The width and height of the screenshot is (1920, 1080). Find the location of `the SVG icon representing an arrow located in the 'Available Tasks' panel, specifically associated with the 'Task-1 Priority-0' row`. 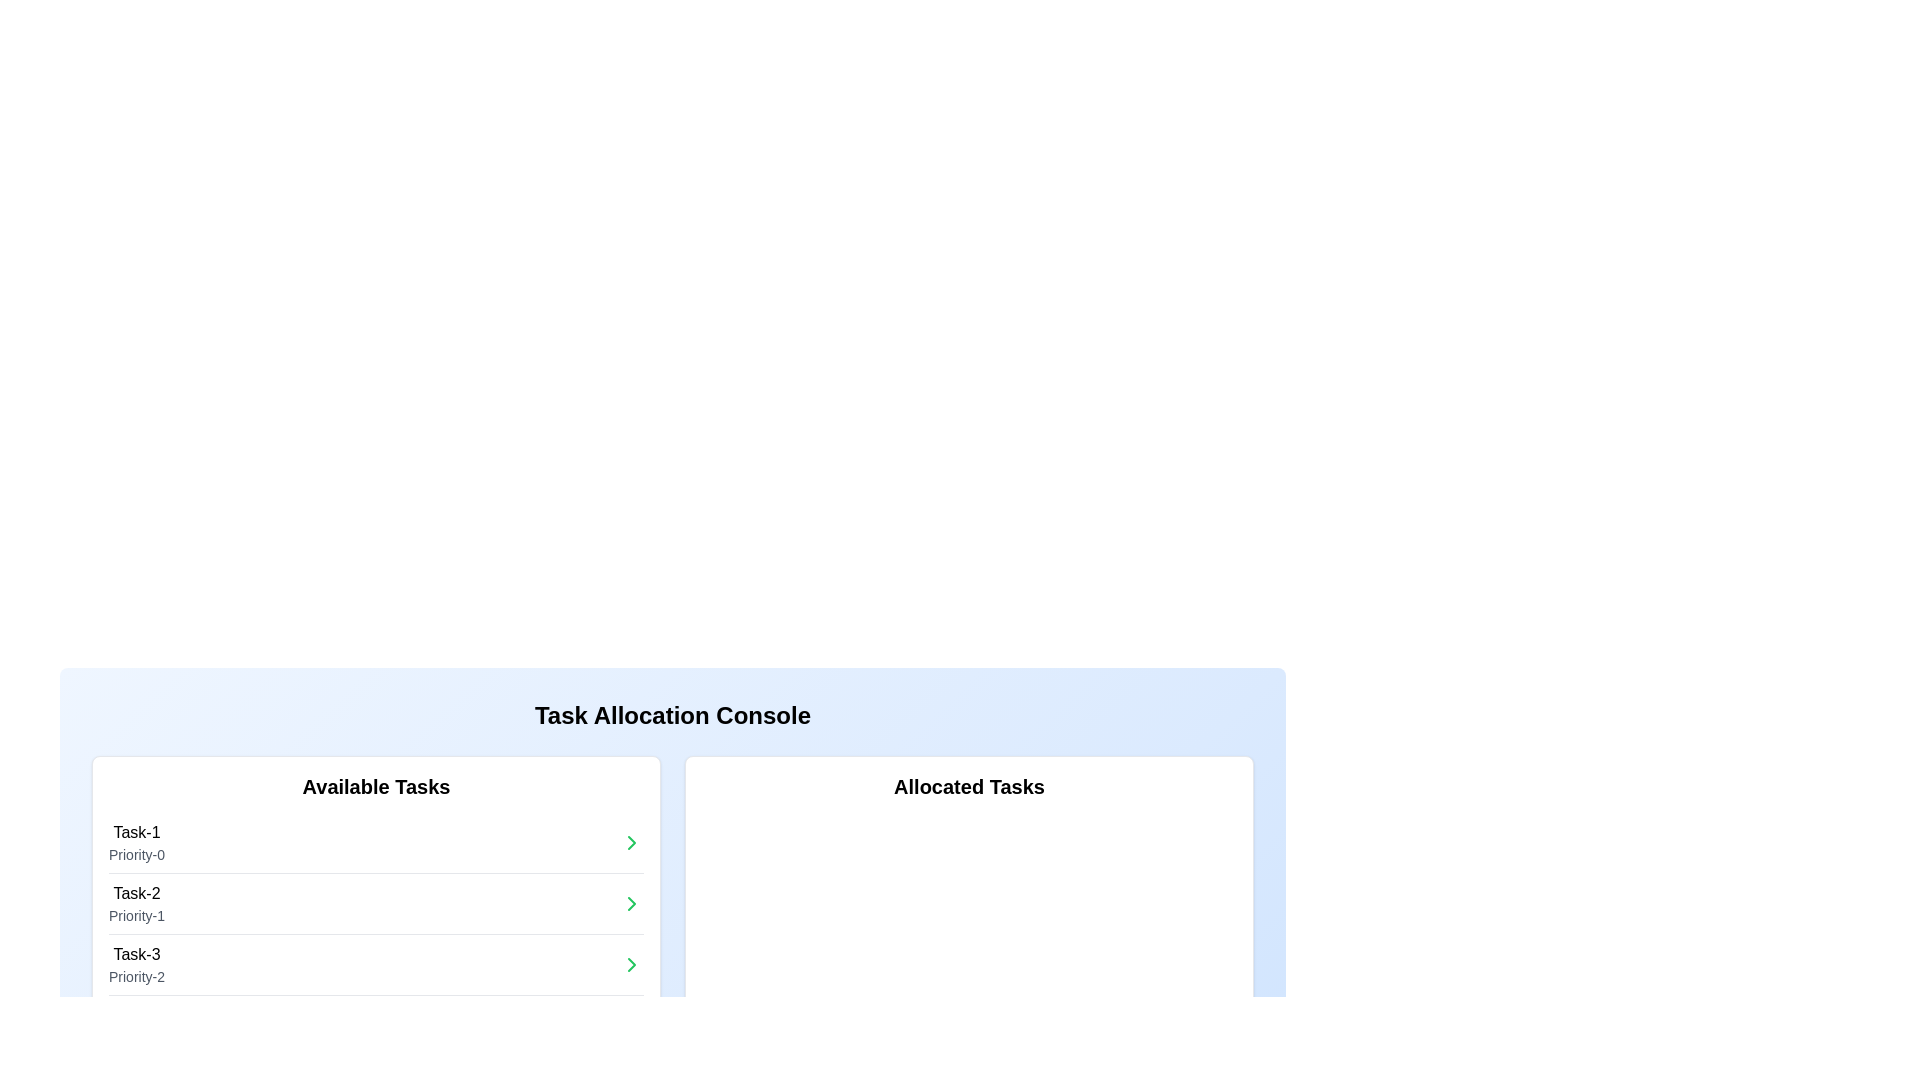

the SVG icon representing an arrow located in the 'Available Tasks' panel, specifically associated with the 'Task-1 Priority-0' row is located at coordinates (631, 843).